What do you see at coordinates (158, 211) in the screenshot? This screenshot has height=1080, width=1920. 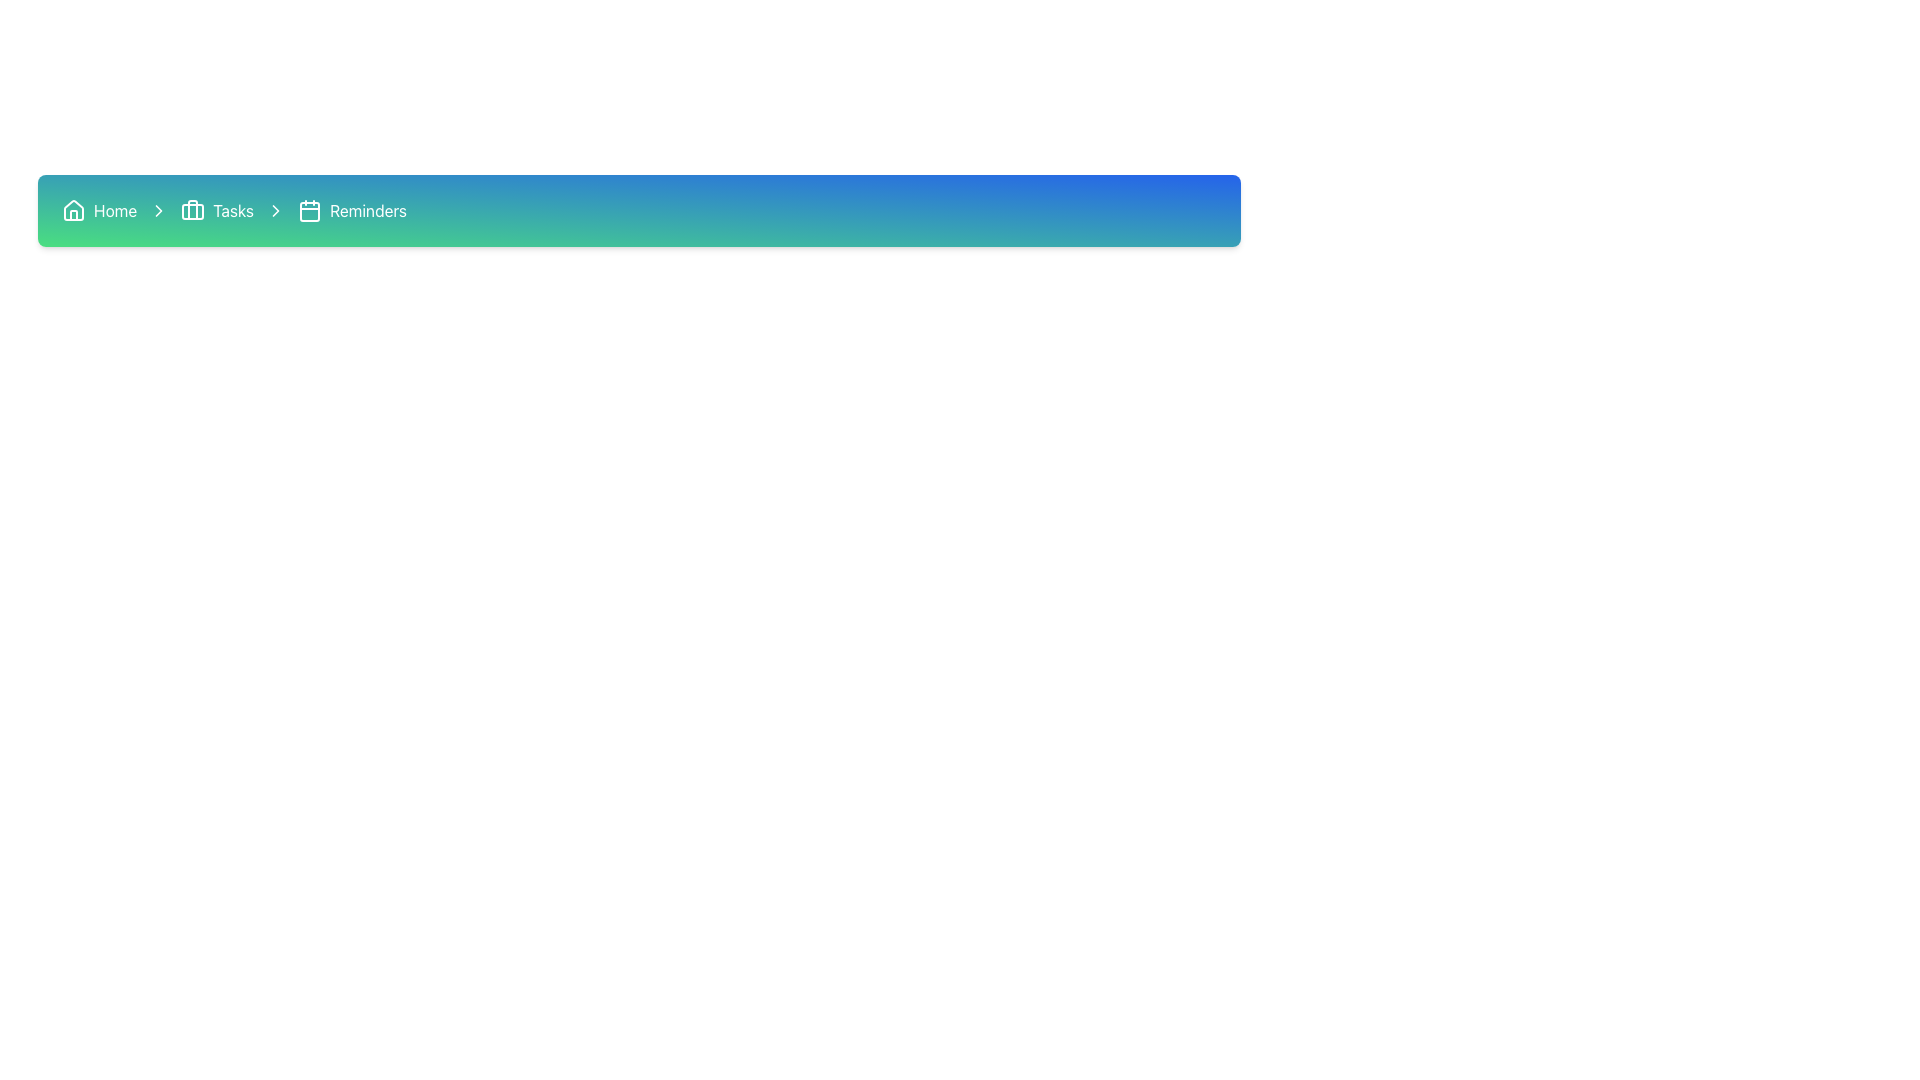 I see `the second chevron icon in the breadcrumb navigation bar, located between 'Home' and 'Tasks', to visually indicate the navigation hierarchy` at bounding box center [158, 211].